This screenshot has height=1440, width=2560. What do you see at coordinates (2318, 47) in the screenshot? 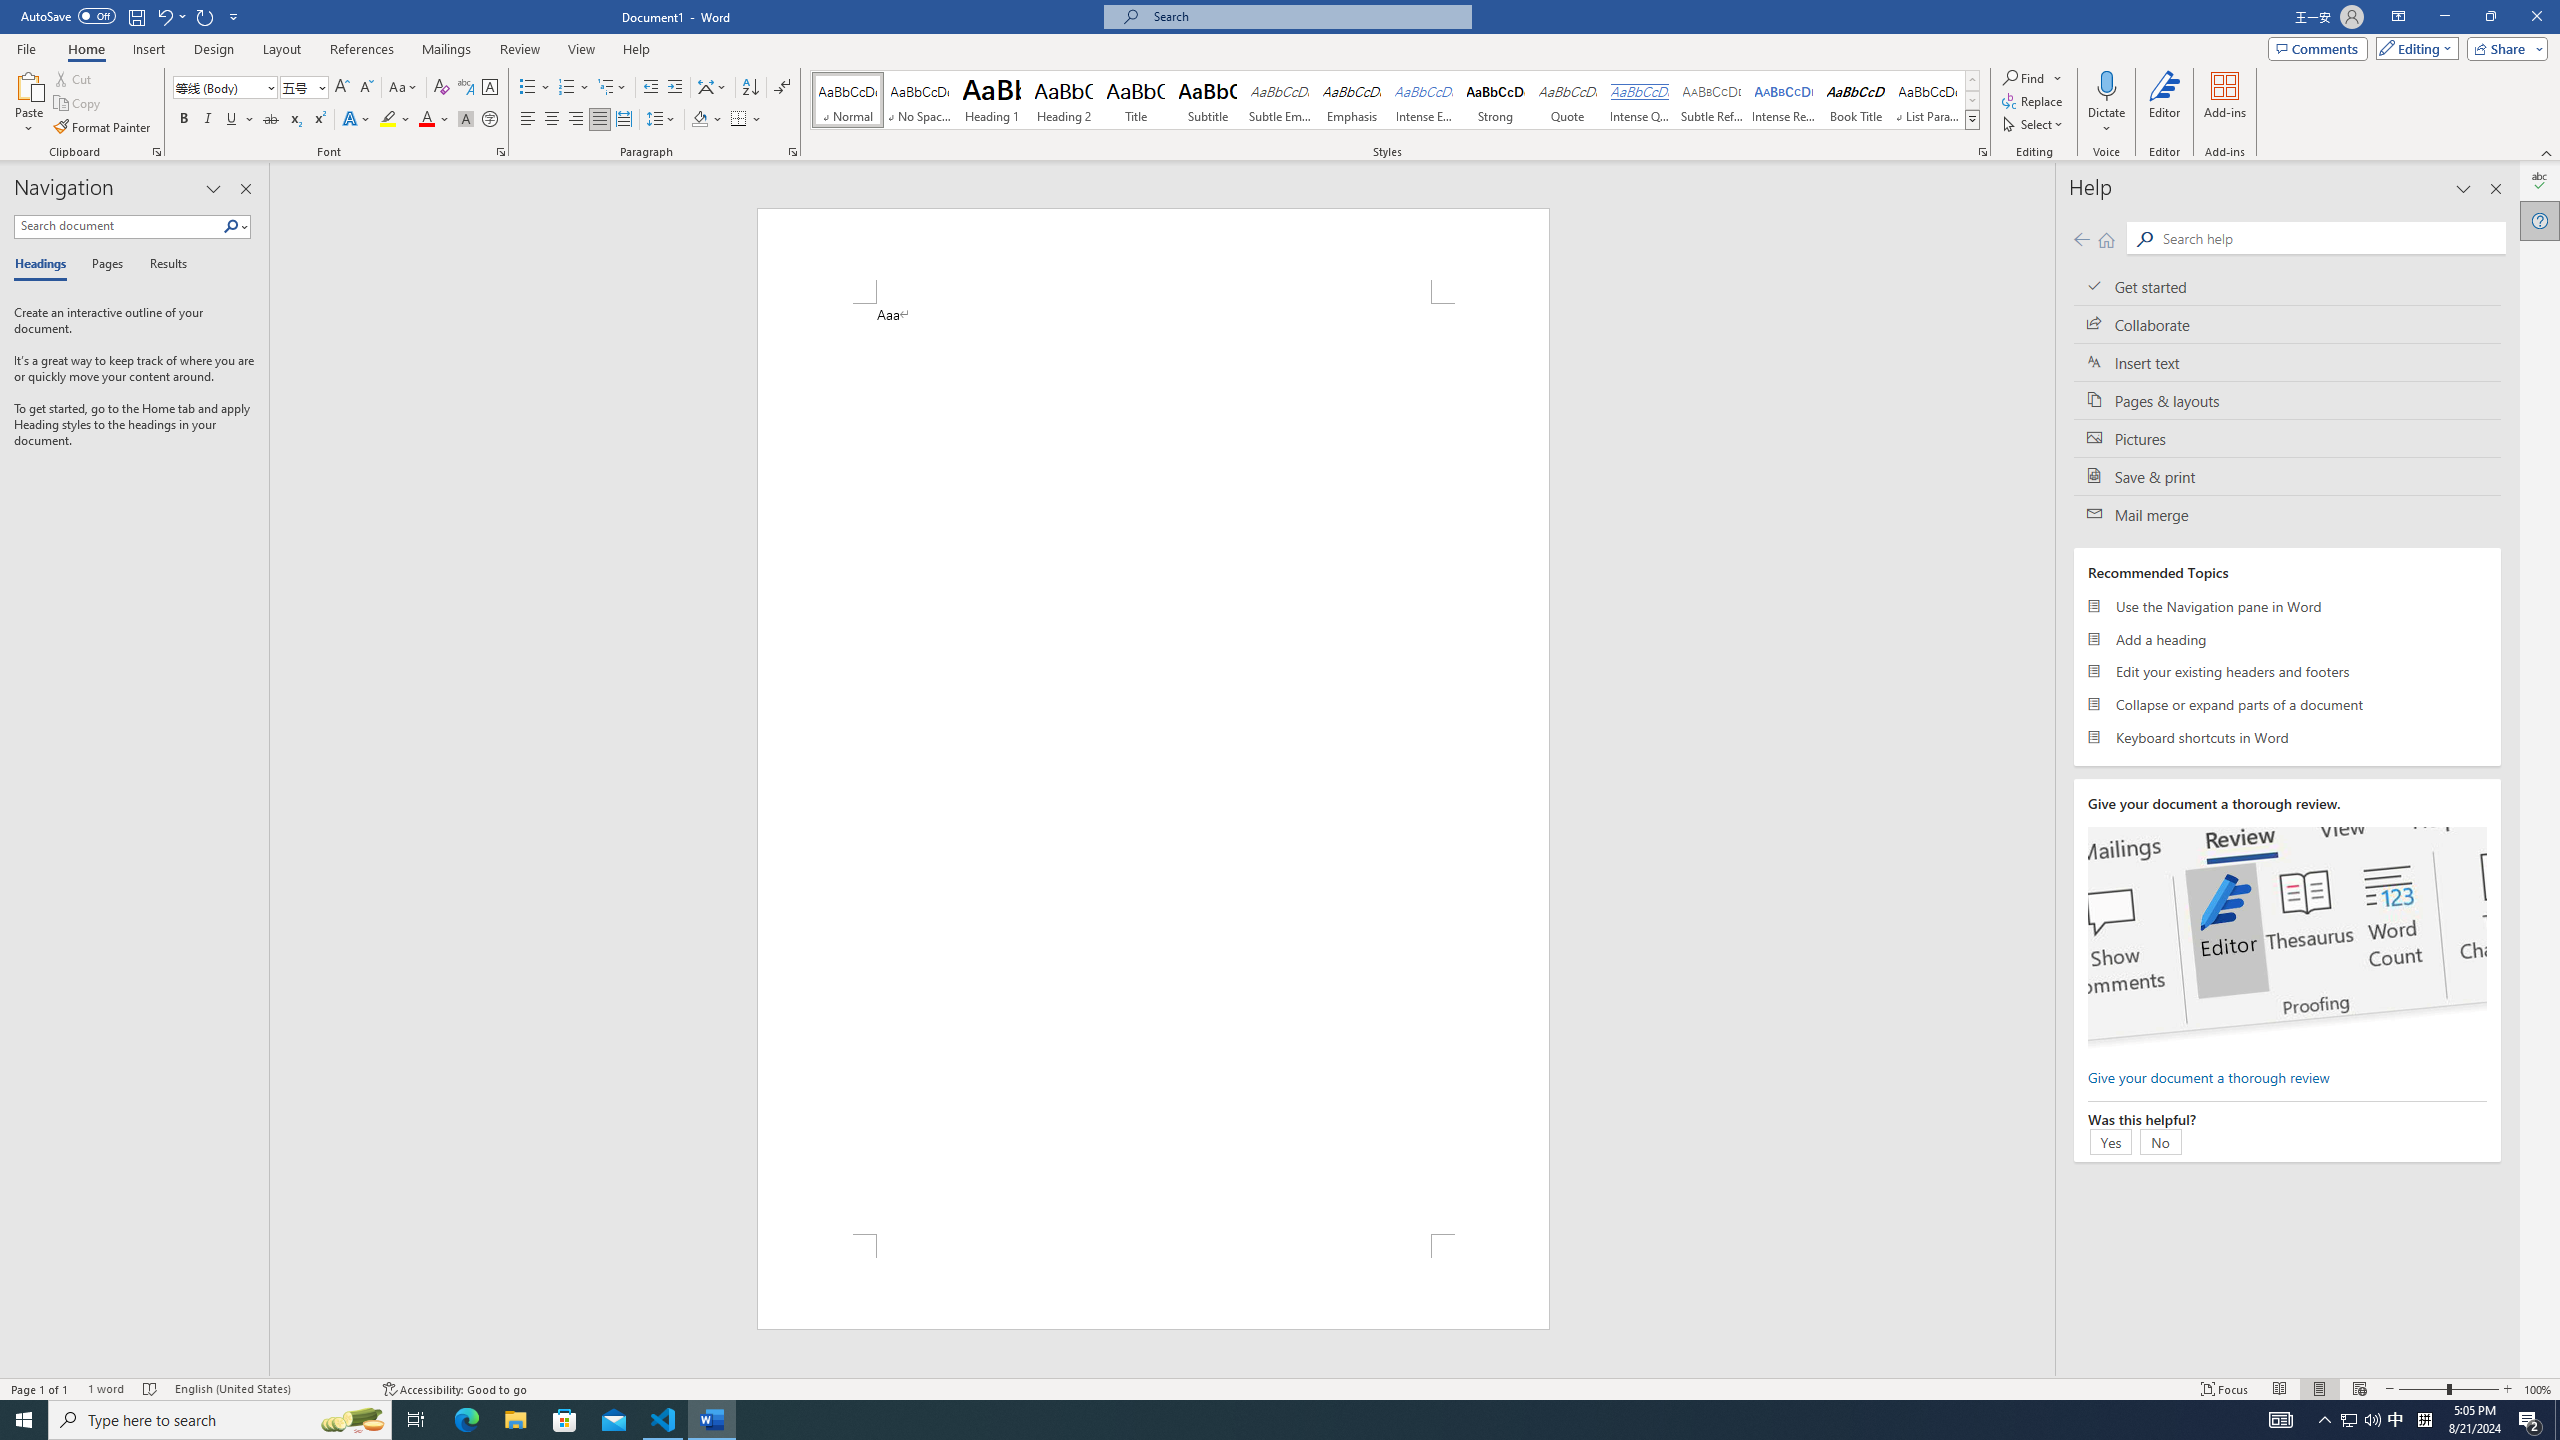
I see `'Comments'` at bounding box center [2318, 47].